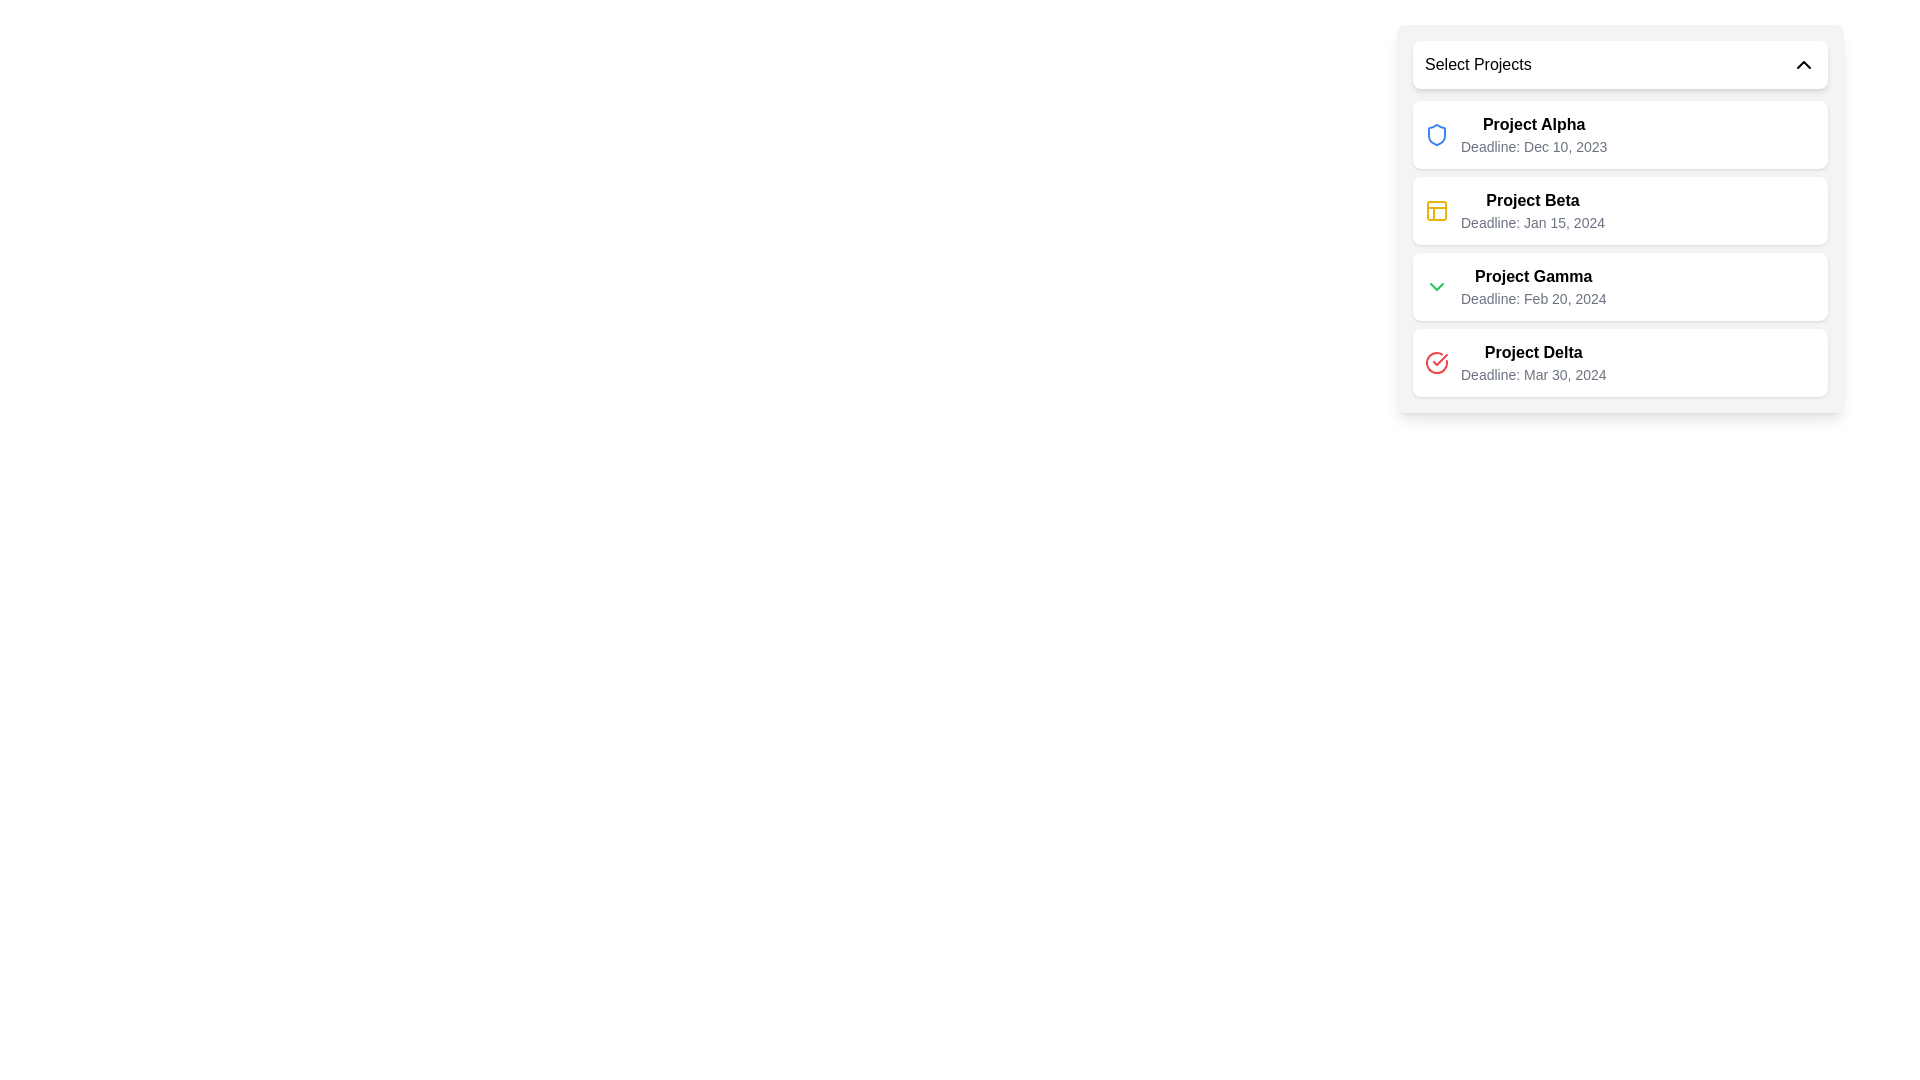 The image size is (1920, 1080). I want to click on the 'Project Alpha' project icon located near the top-left corner of the project listing, which is the first icon to the left of the project title, so click(1435, 135).